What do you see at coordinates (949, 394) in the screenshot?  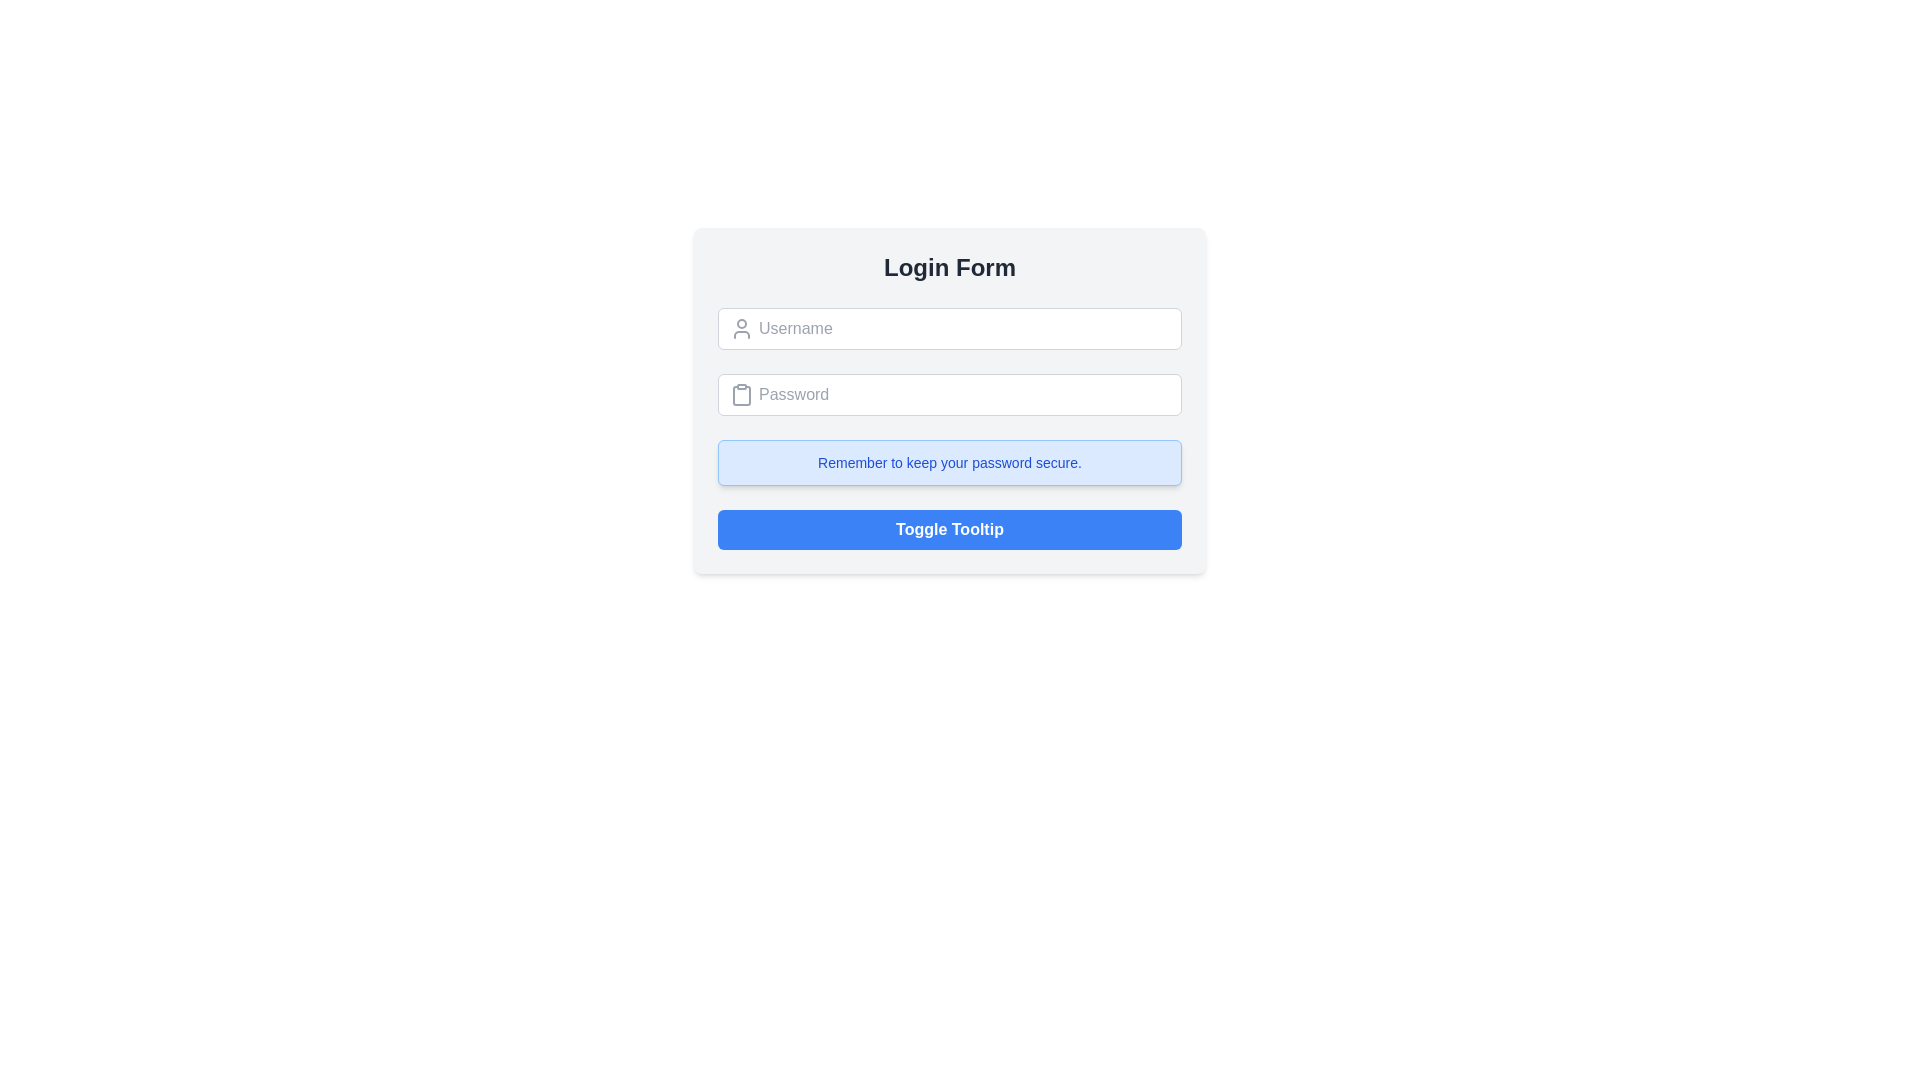 I see `the password input field located in the middle of the login form to focus on it, allowing the user to enter their password securely` at bounding box center [949, 394].